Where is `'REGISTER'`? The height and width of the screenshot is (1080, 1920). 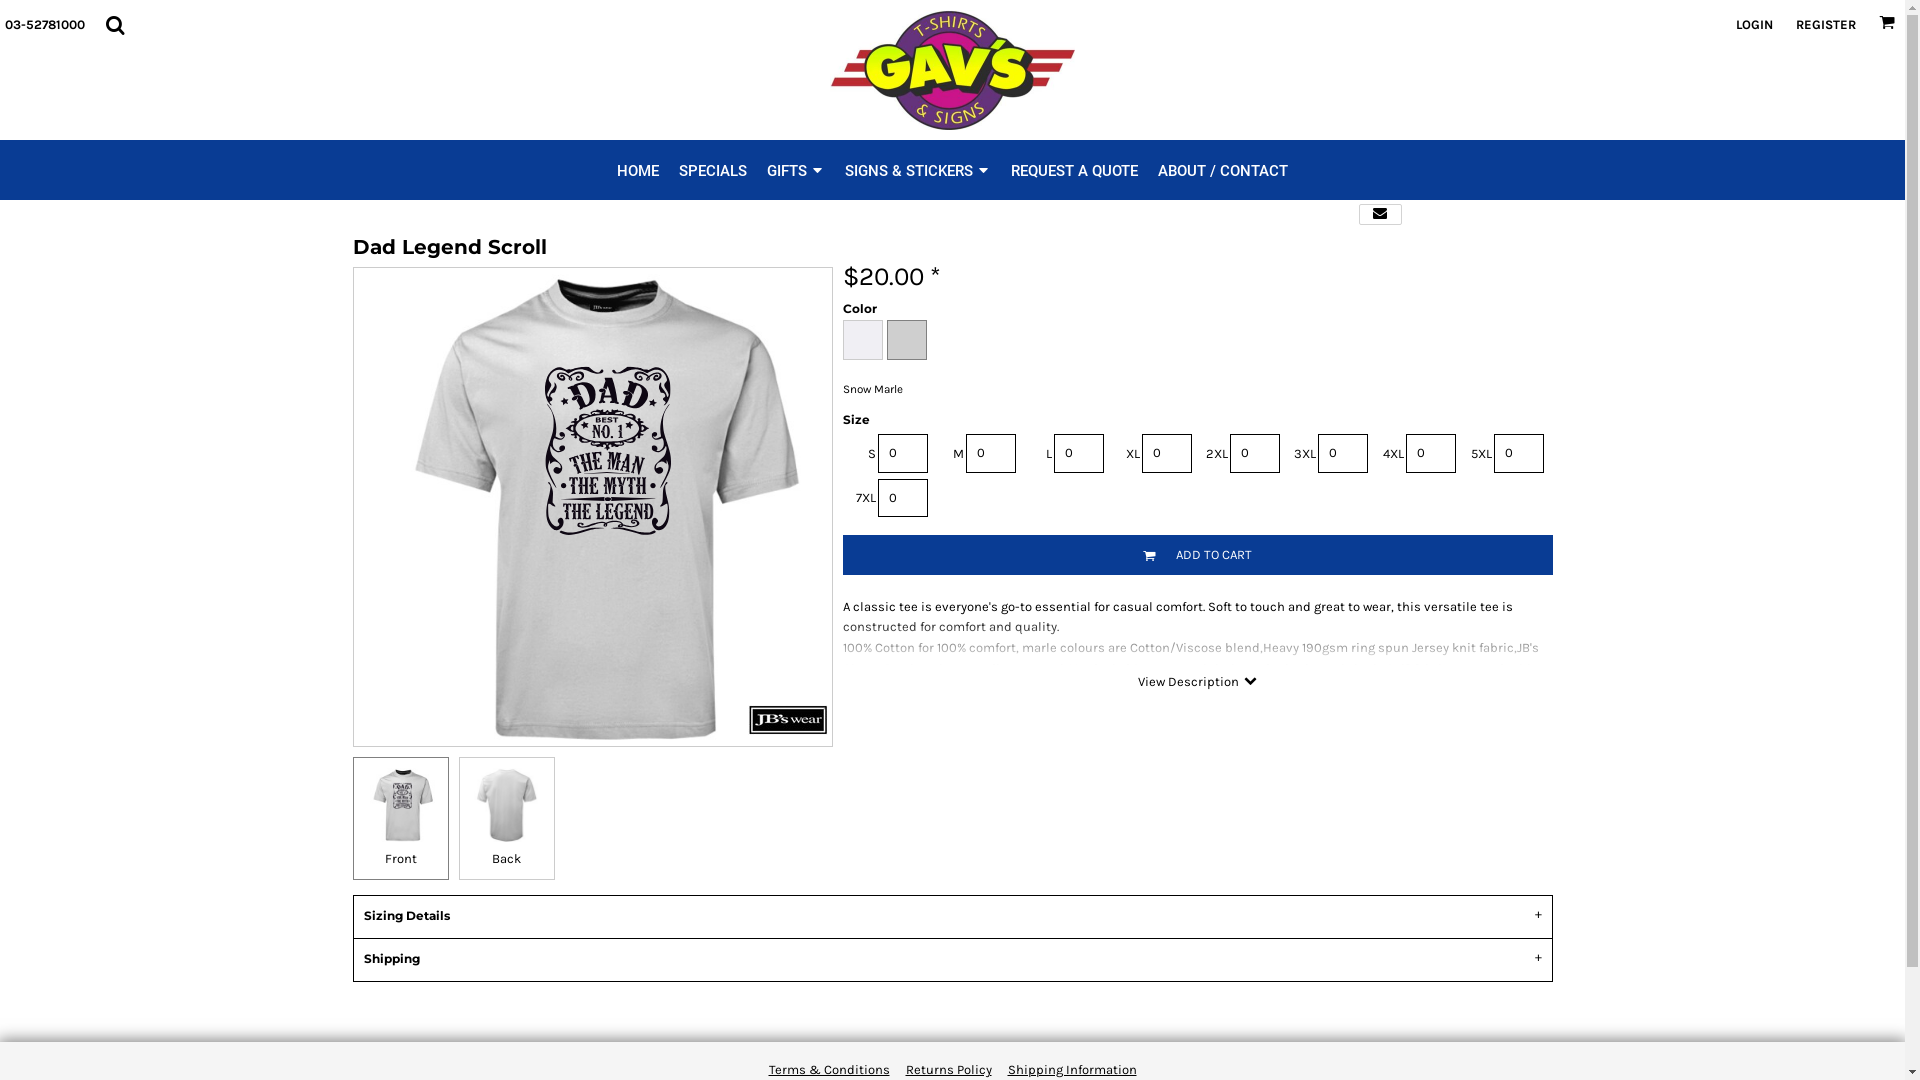
'REGISTER' is located at coordinates (1825, 24).